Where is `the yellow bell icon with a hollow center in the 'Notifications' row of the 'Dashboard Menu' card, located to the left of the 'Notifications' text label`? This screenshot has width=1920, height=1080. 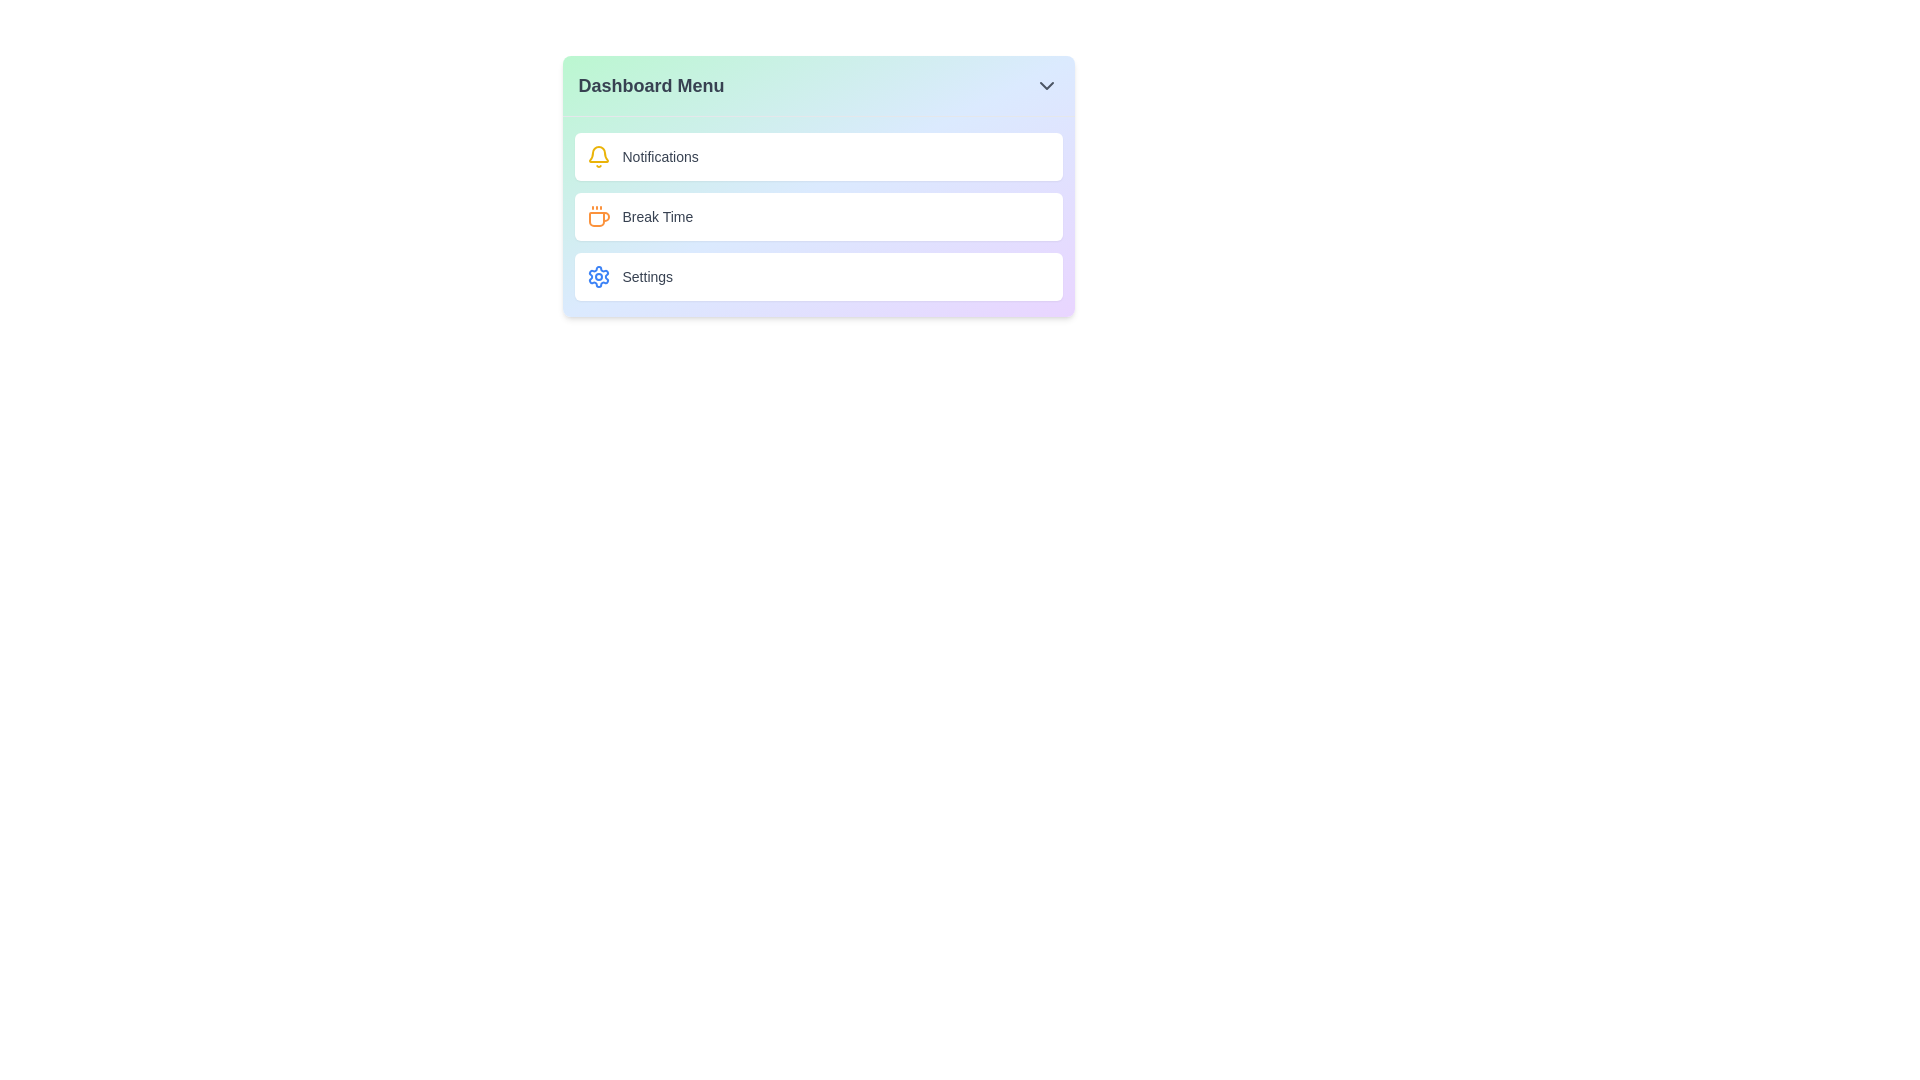
the yellow bell icon with a hollow center in the 'Notifications' row of the 'Dashboard Menu' card, located to the left of the 'Notifications' text label is located at coordinates (597, 156).